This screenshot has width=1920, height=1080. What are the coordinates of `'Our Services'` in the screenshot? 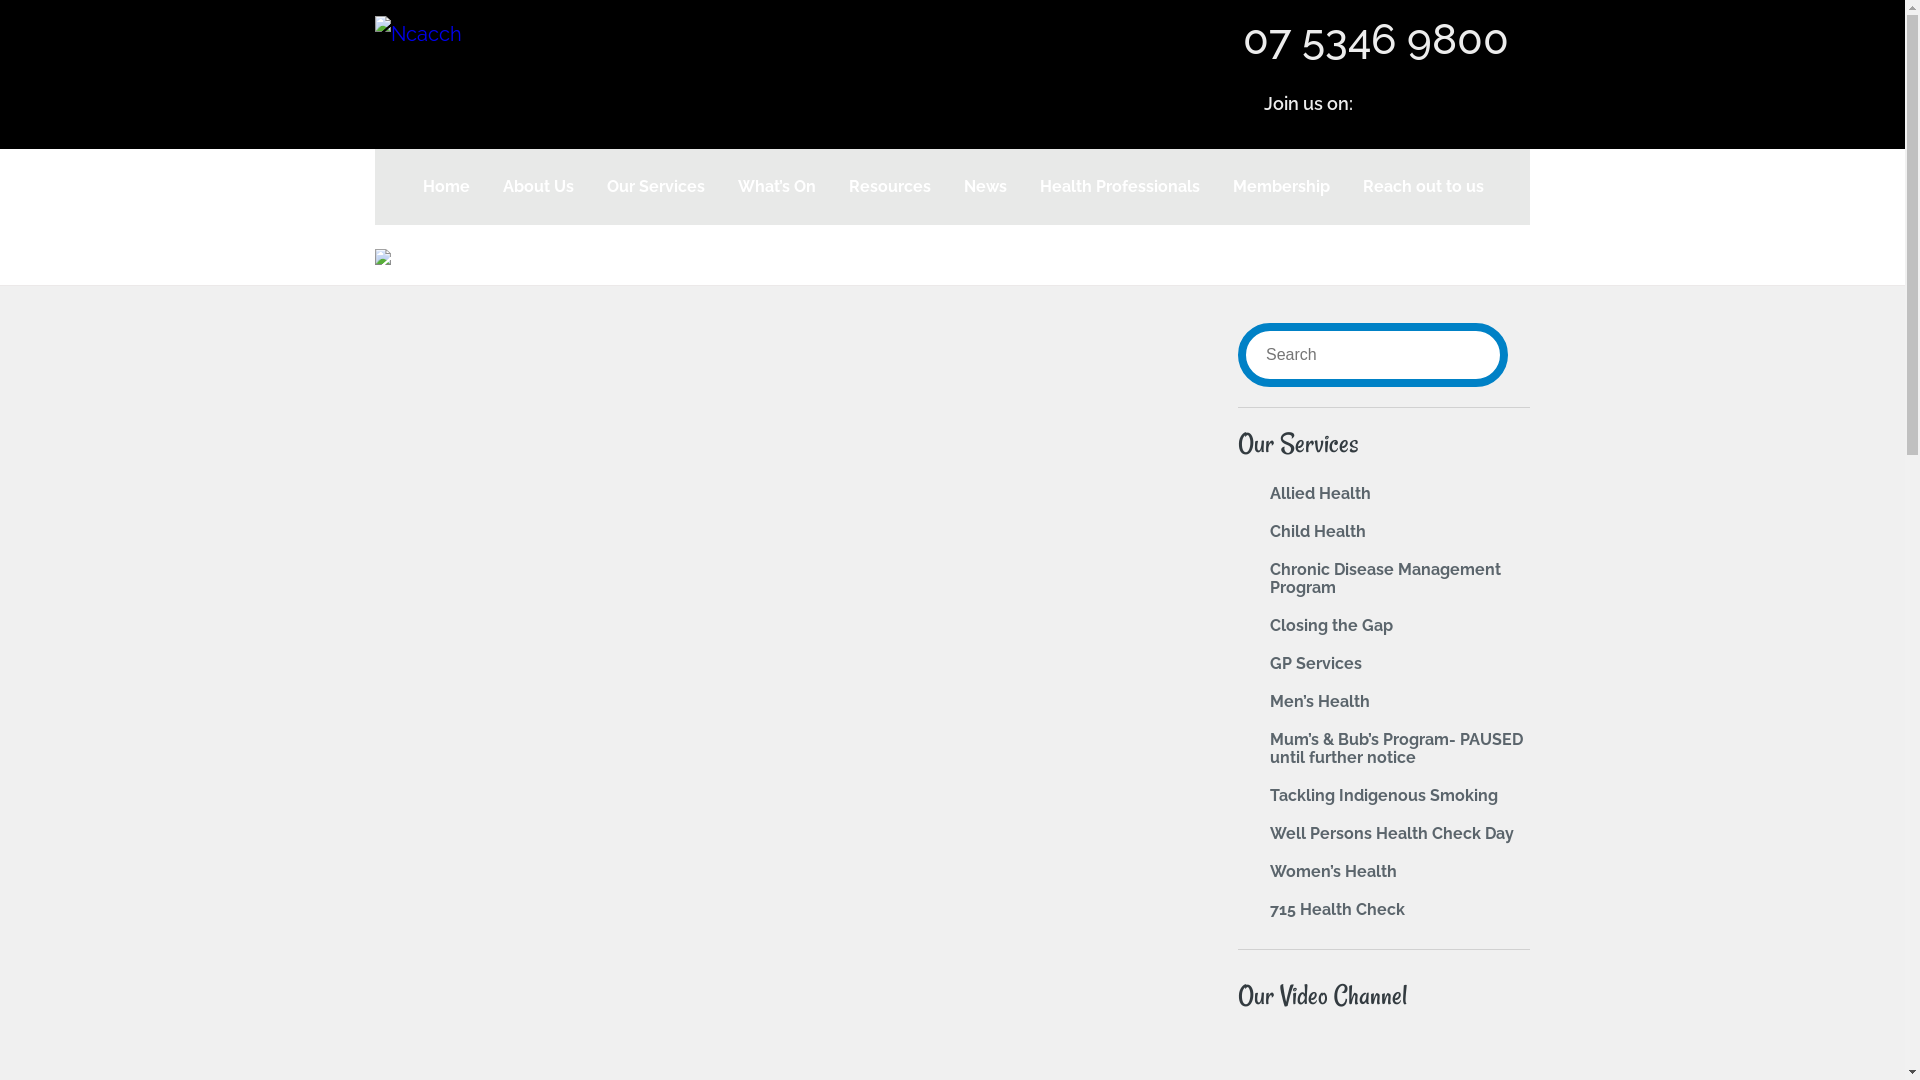 It's located at (655, 186).